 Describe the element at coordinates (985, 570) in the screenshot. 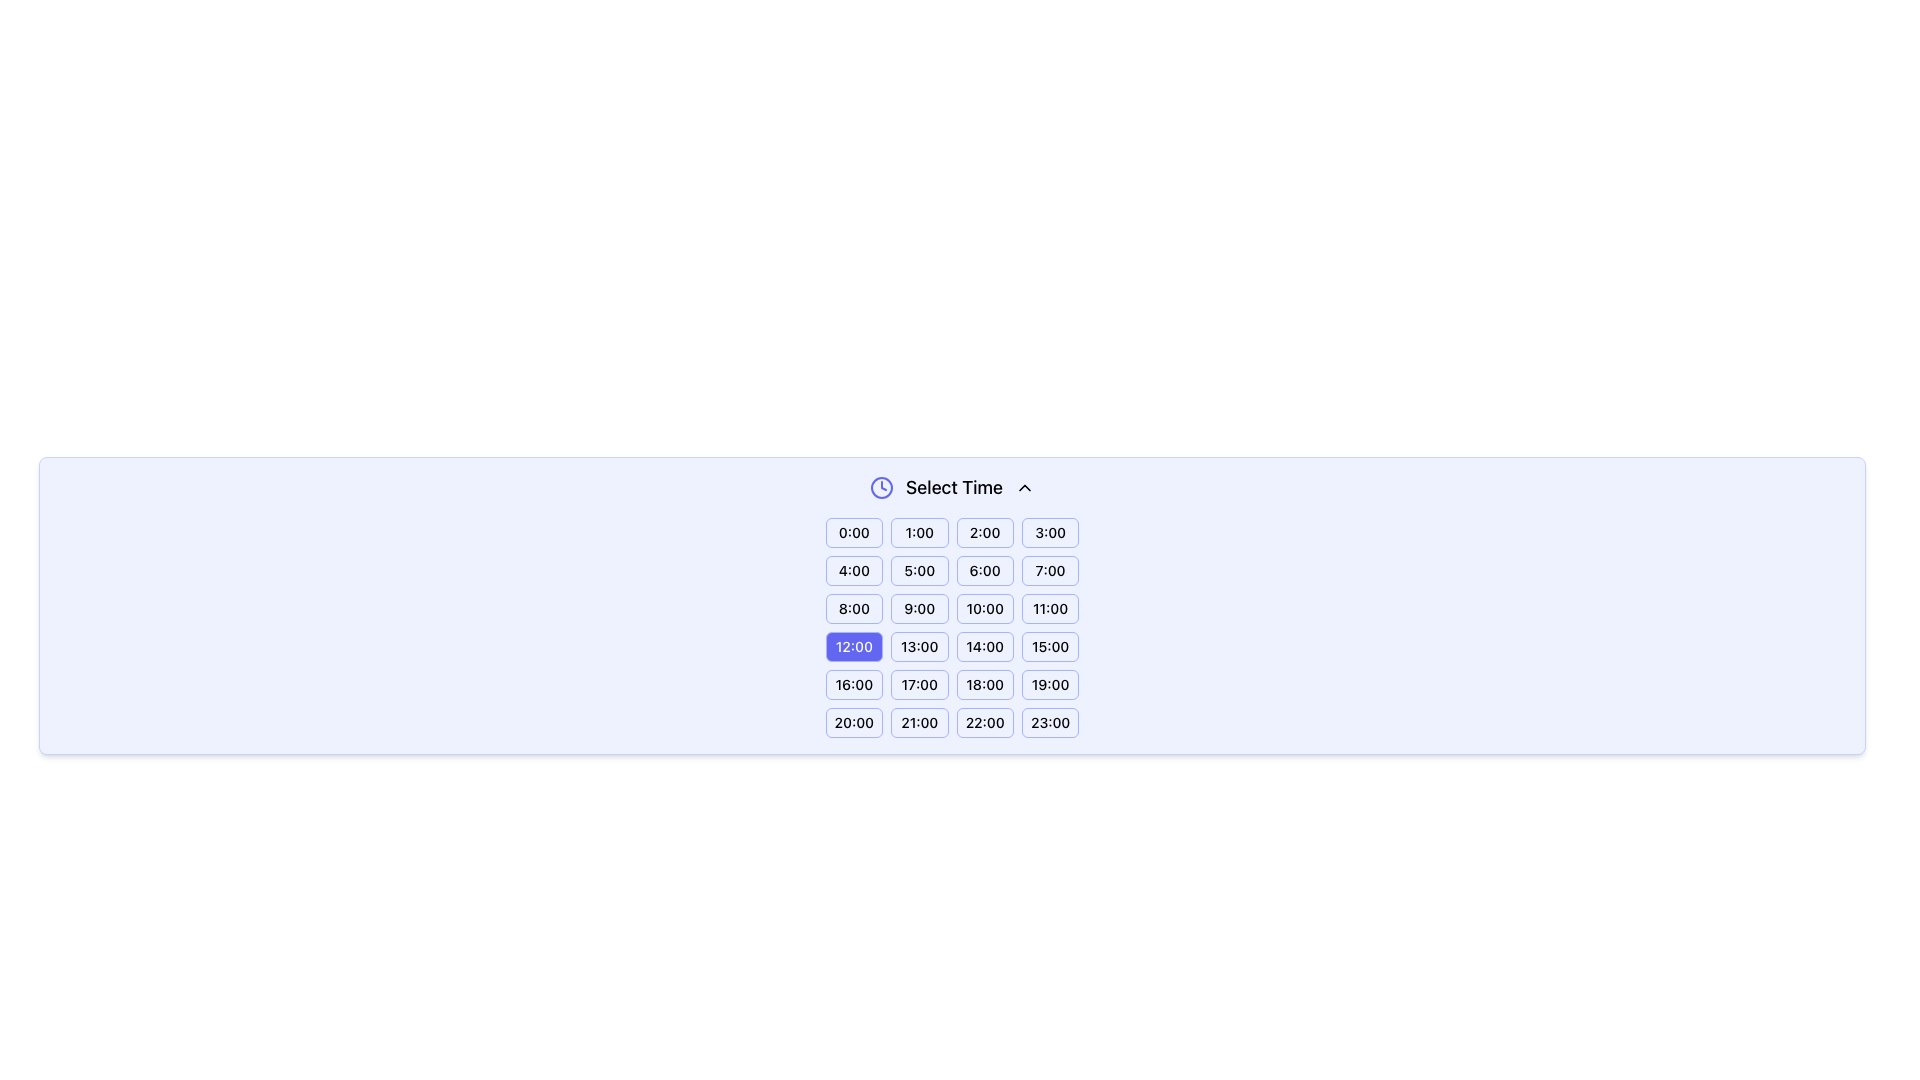

I see `the button labeled '6:00', which is a rectangular button with rounded corners, white background, and dark primary color text` at that location.